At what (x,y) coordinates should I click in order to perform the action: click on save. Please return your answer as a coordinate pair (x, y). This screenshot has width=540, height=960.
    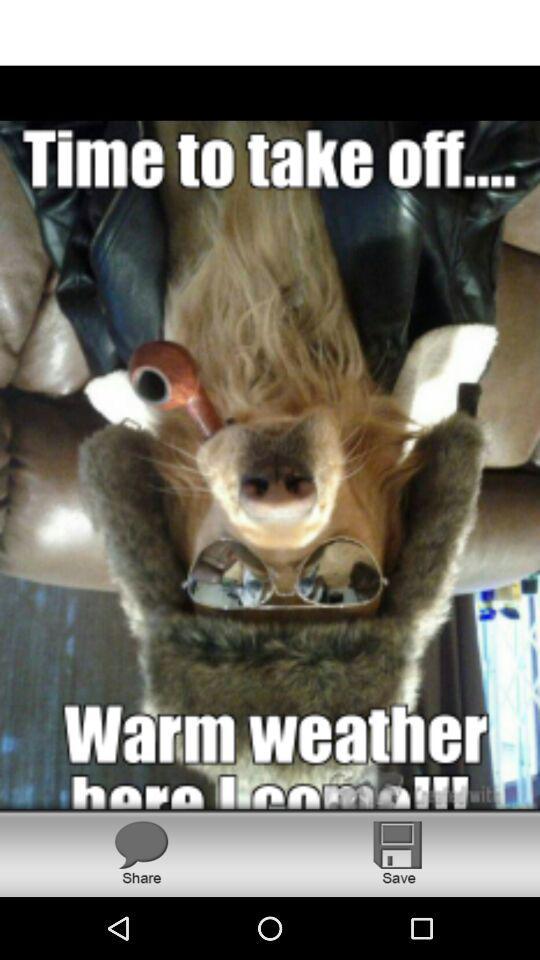
    Looking at the image, I should click on (398, 851).